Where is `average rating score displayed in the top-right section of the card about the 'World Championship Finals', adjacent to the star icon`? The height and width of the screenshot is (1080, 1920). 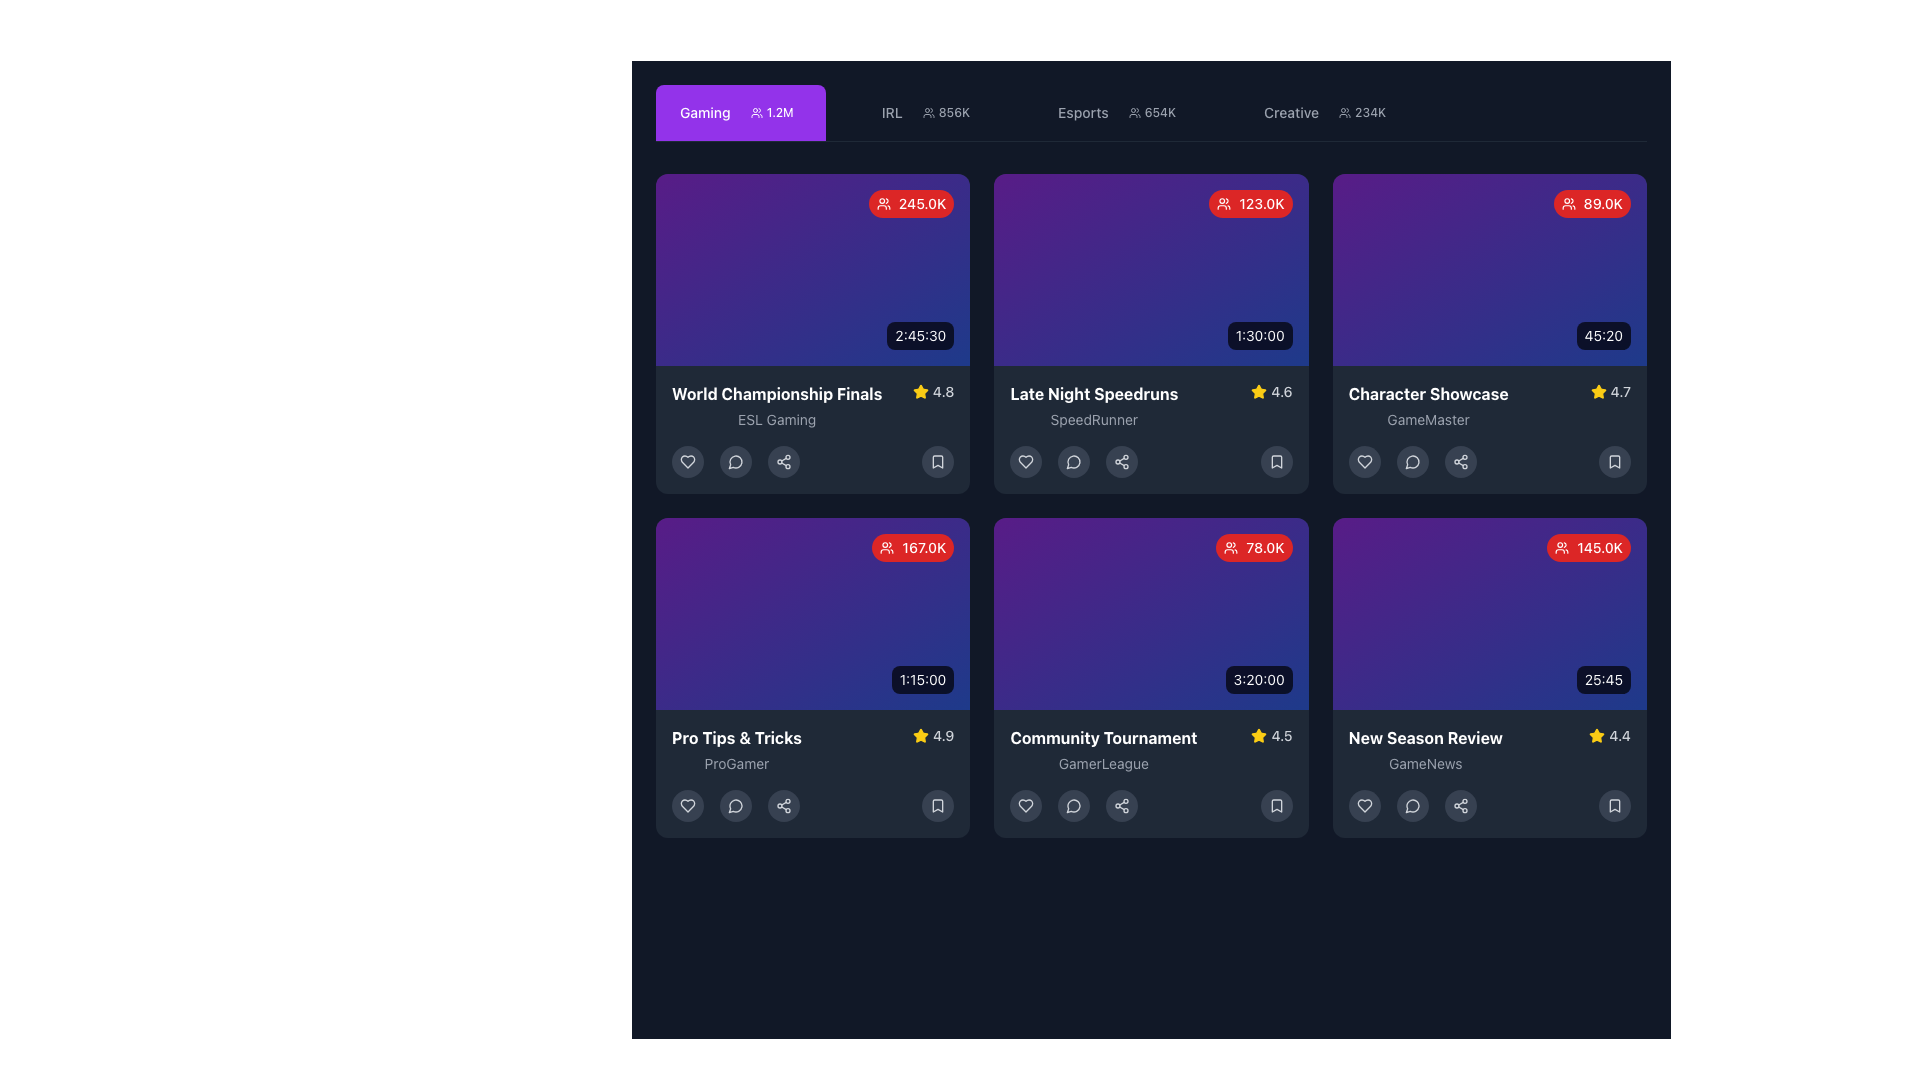 average rating score displayed in the top-right section of the card about the 'World Championship Finals', adjacent to the star icon is located at coordinates (942, 392).